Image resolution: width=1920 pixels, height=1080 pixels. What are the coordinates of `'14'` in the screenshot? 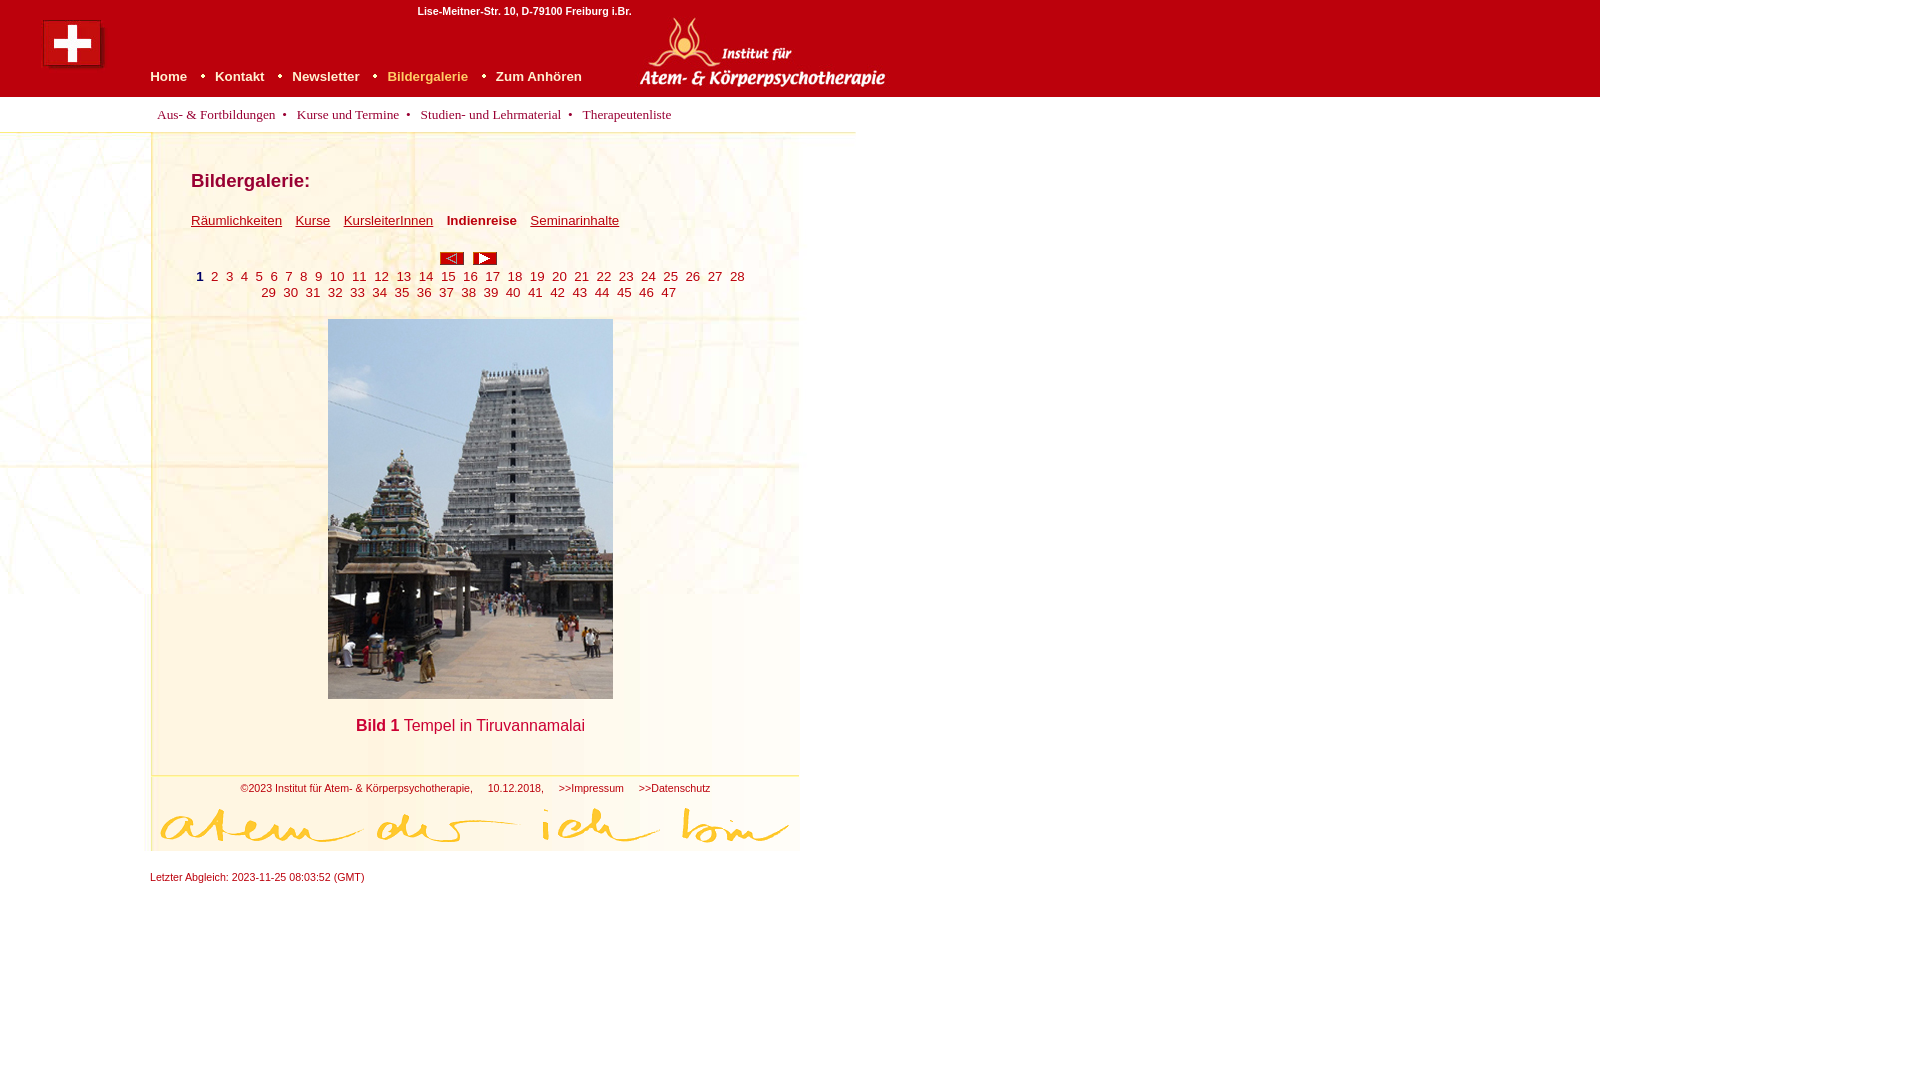 It's located at (425, 276).